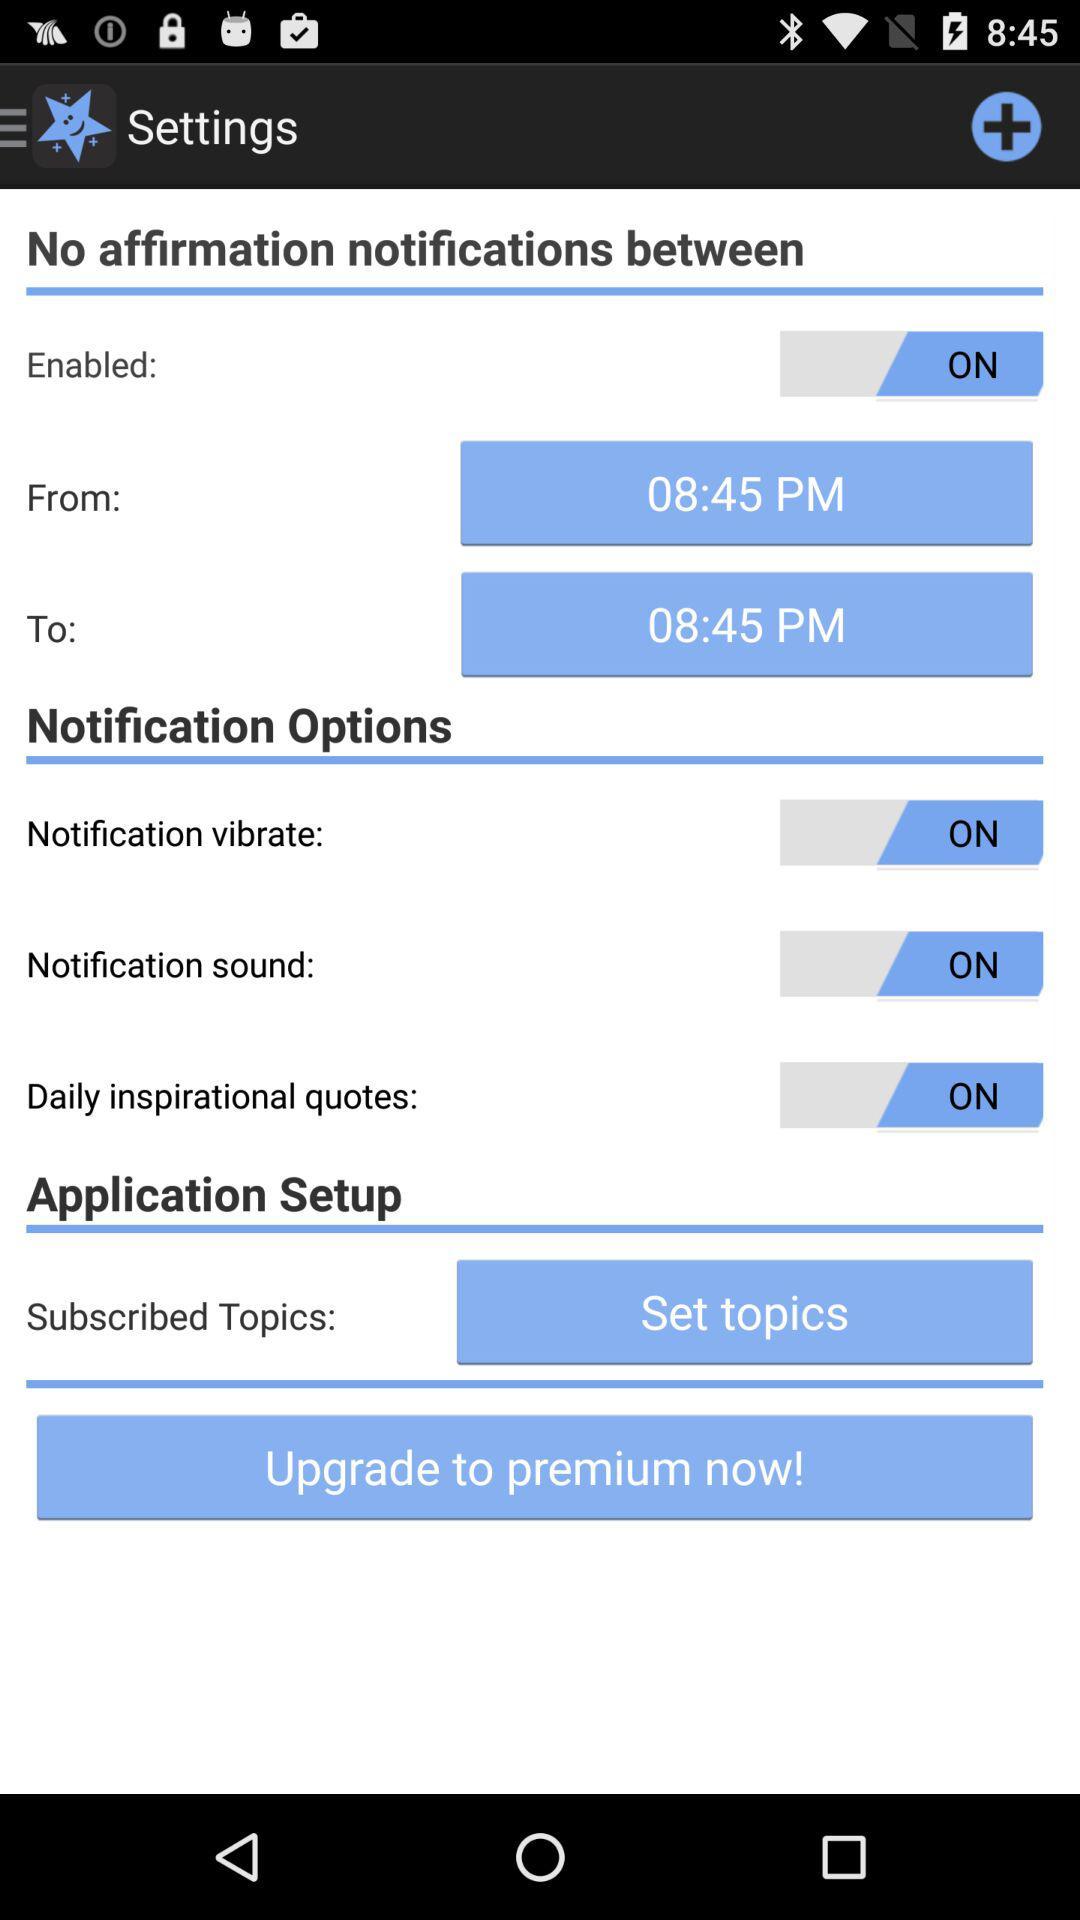  What do you see at coordinates (533, 1094) in the screenshot?
I see `the third option under notification options` at bounding box center [533, 1094].